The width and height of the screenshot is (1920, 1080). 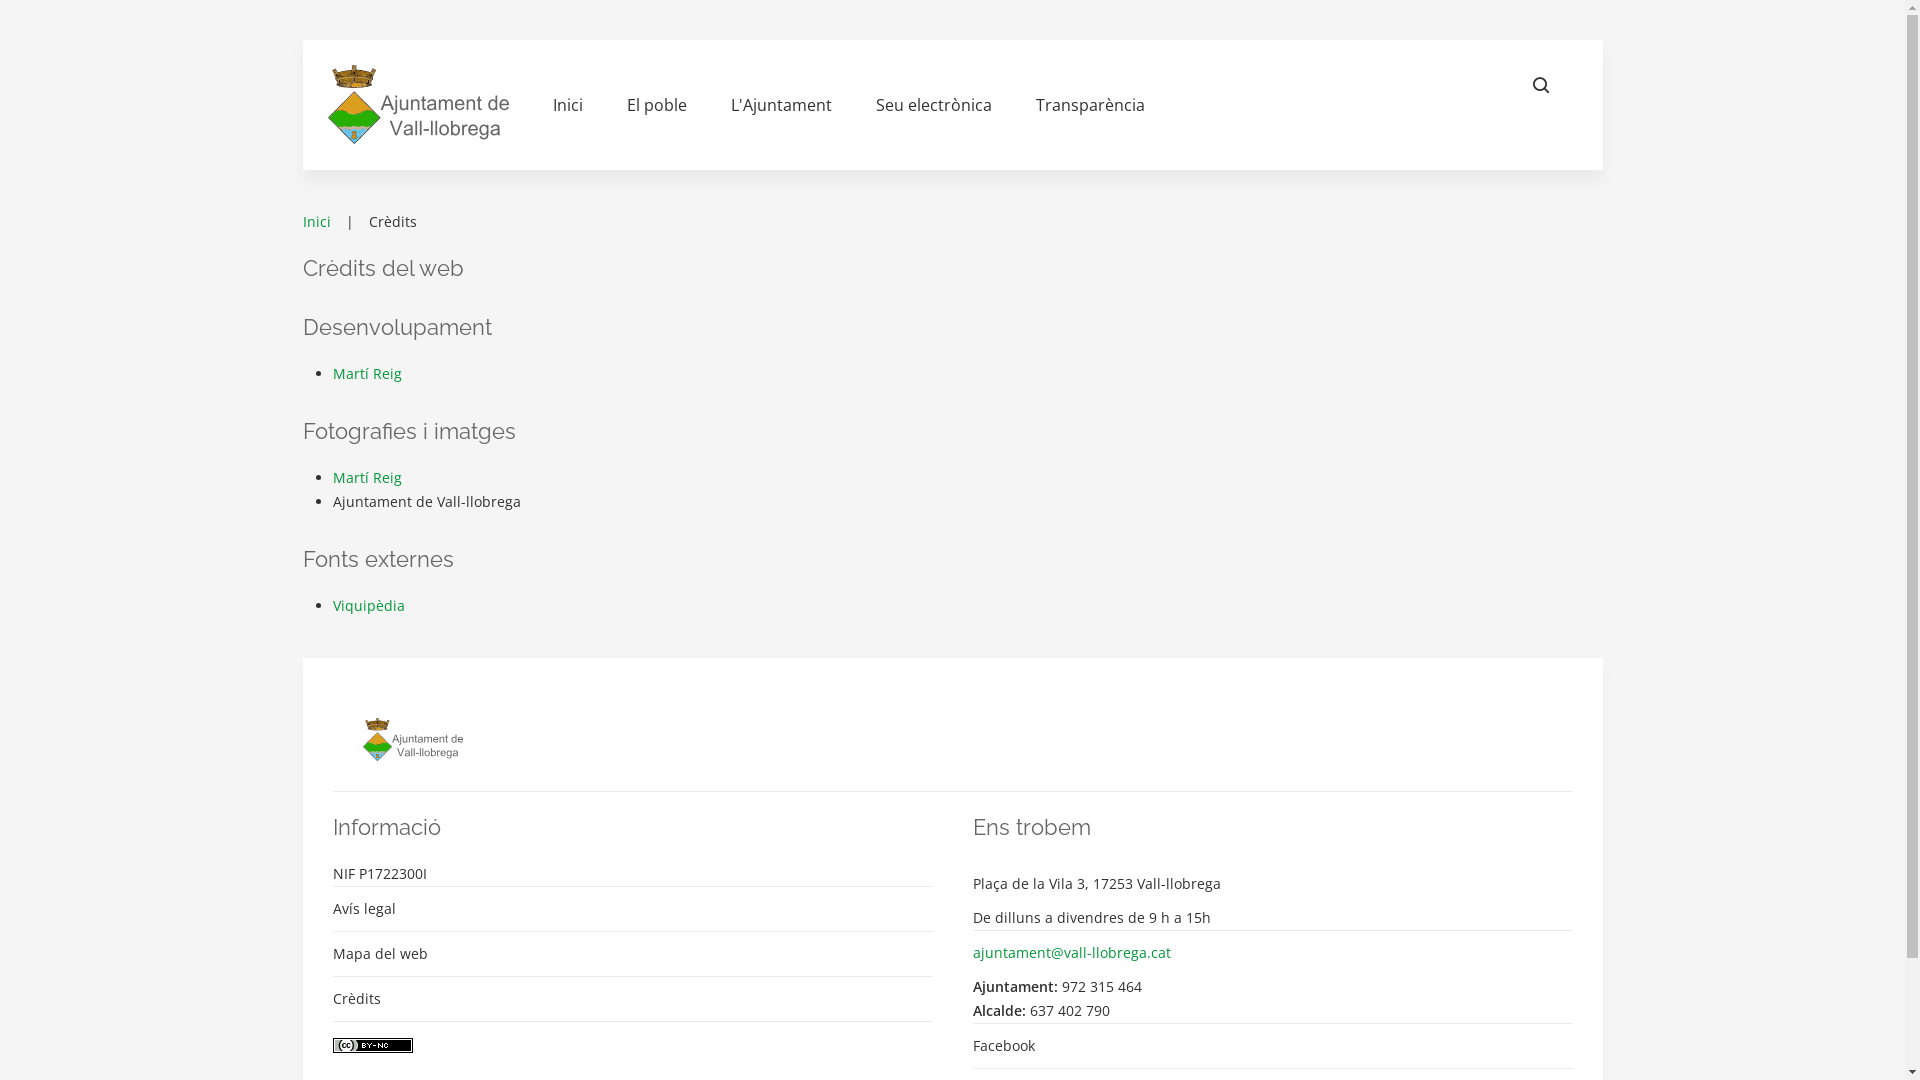 What do you see at coordinates (780, 104) in the screenshot?
I see `'L'Ajuntament'` at bounding box center [780, 104].